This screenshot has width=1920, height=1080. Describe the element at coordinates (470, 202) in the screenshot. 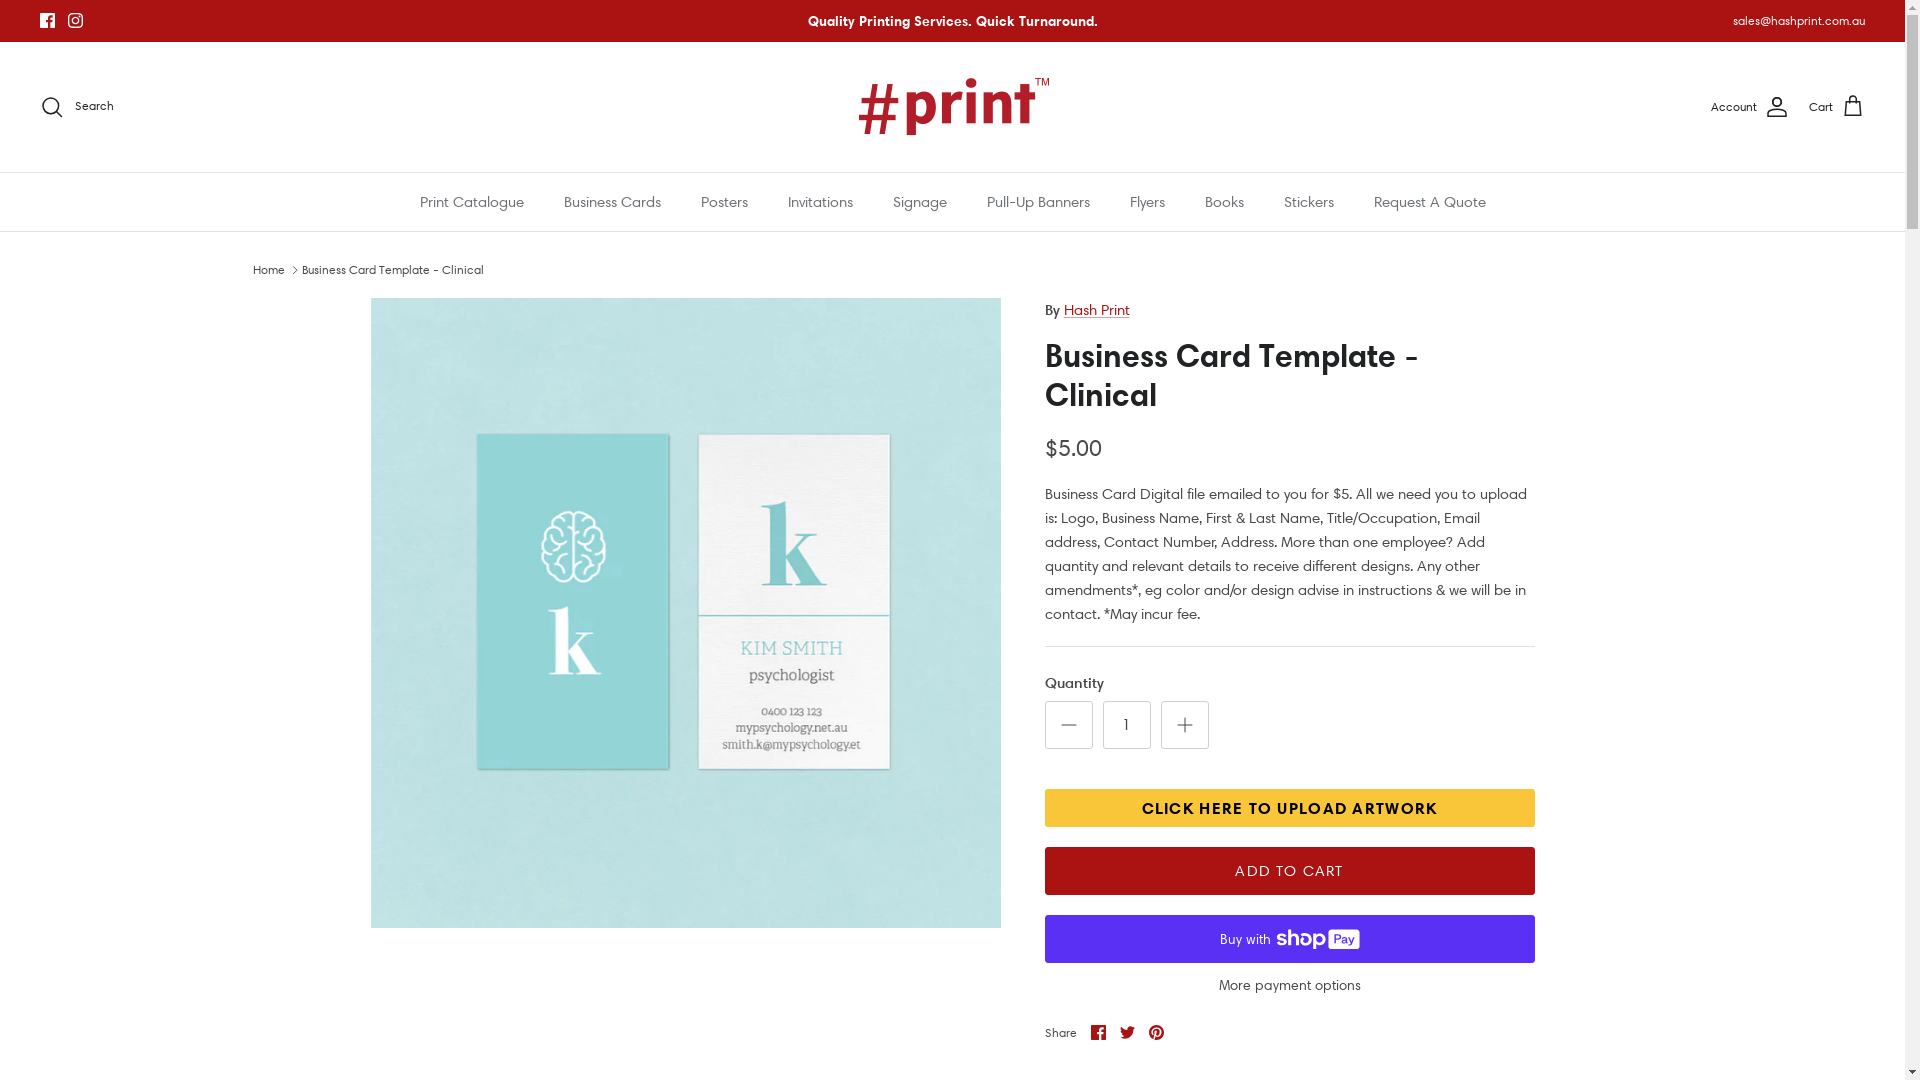

I see `'Print Catalogue'` at that location.